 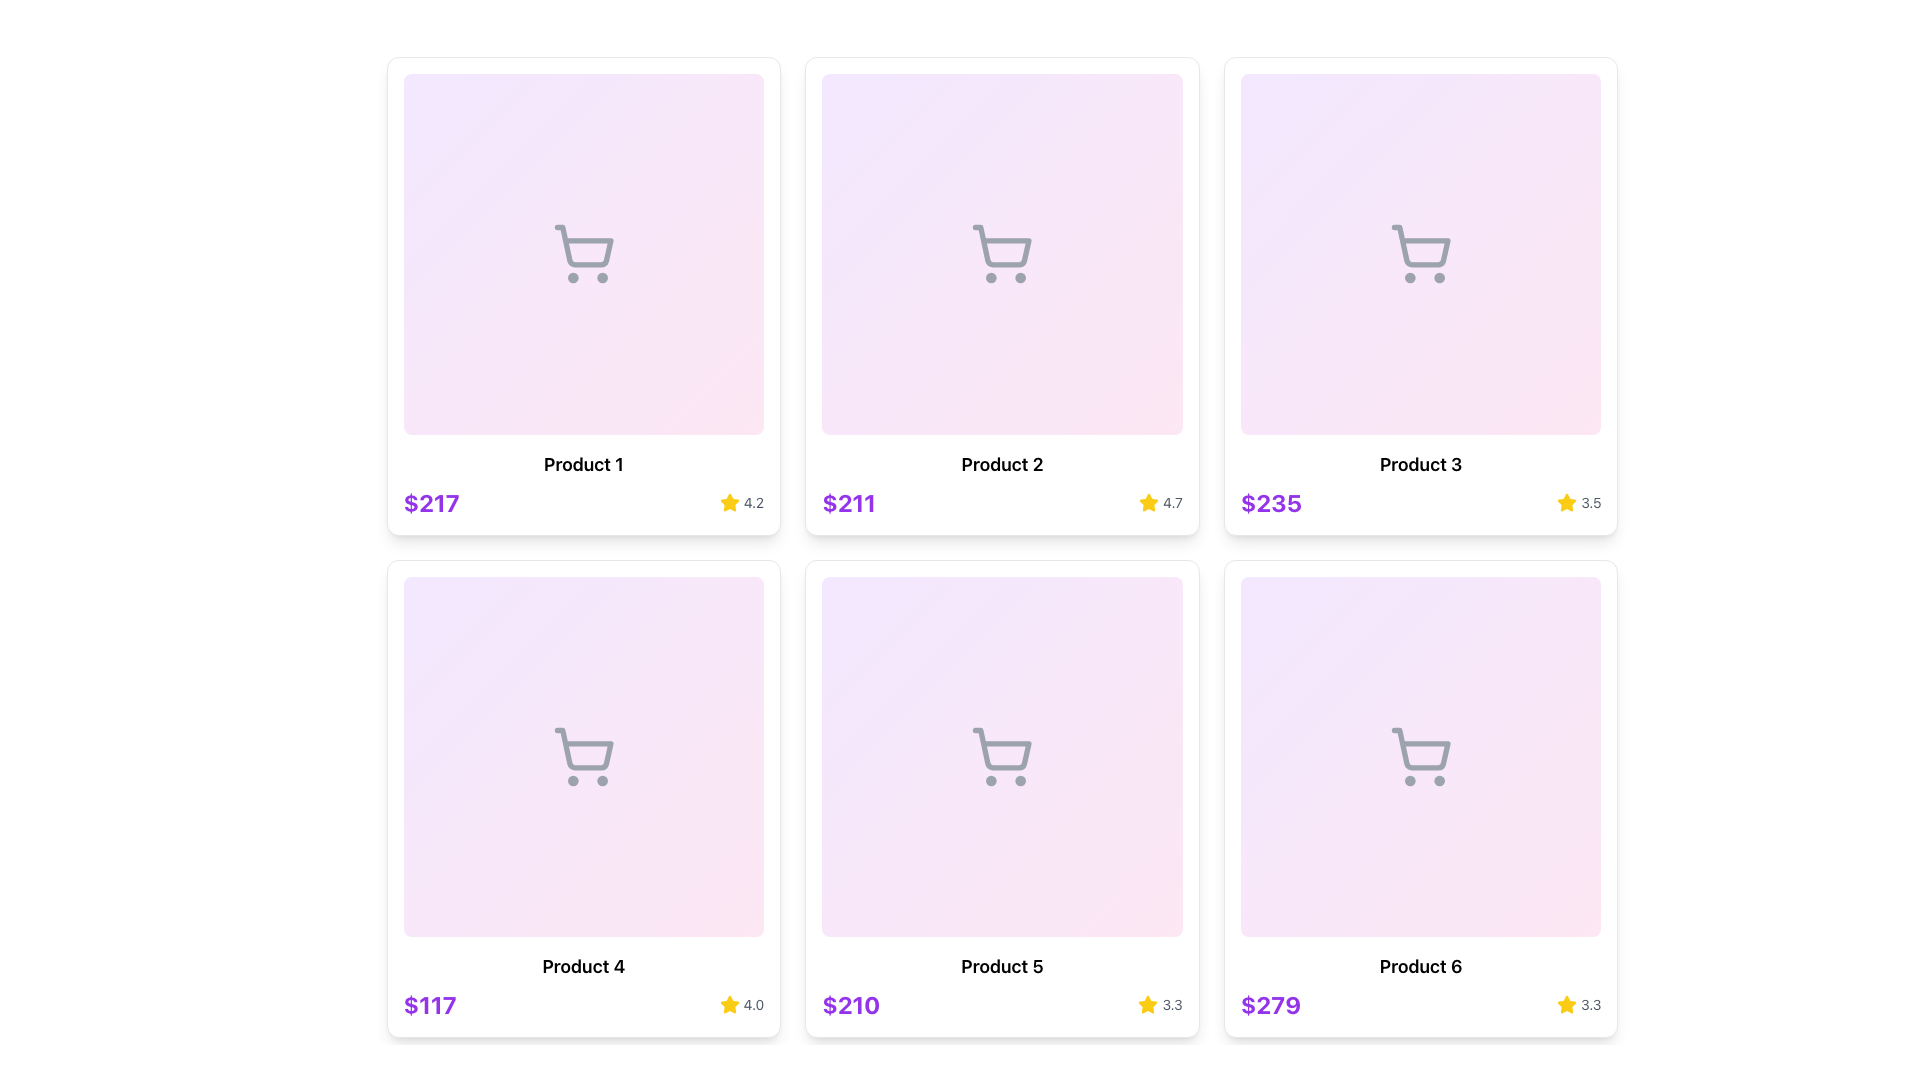 I want to click on the star icon located at the bottom-right corner of the card for 'Product 3', which is part of a grid of star icons used for rating, so click(x=1566, y=501).